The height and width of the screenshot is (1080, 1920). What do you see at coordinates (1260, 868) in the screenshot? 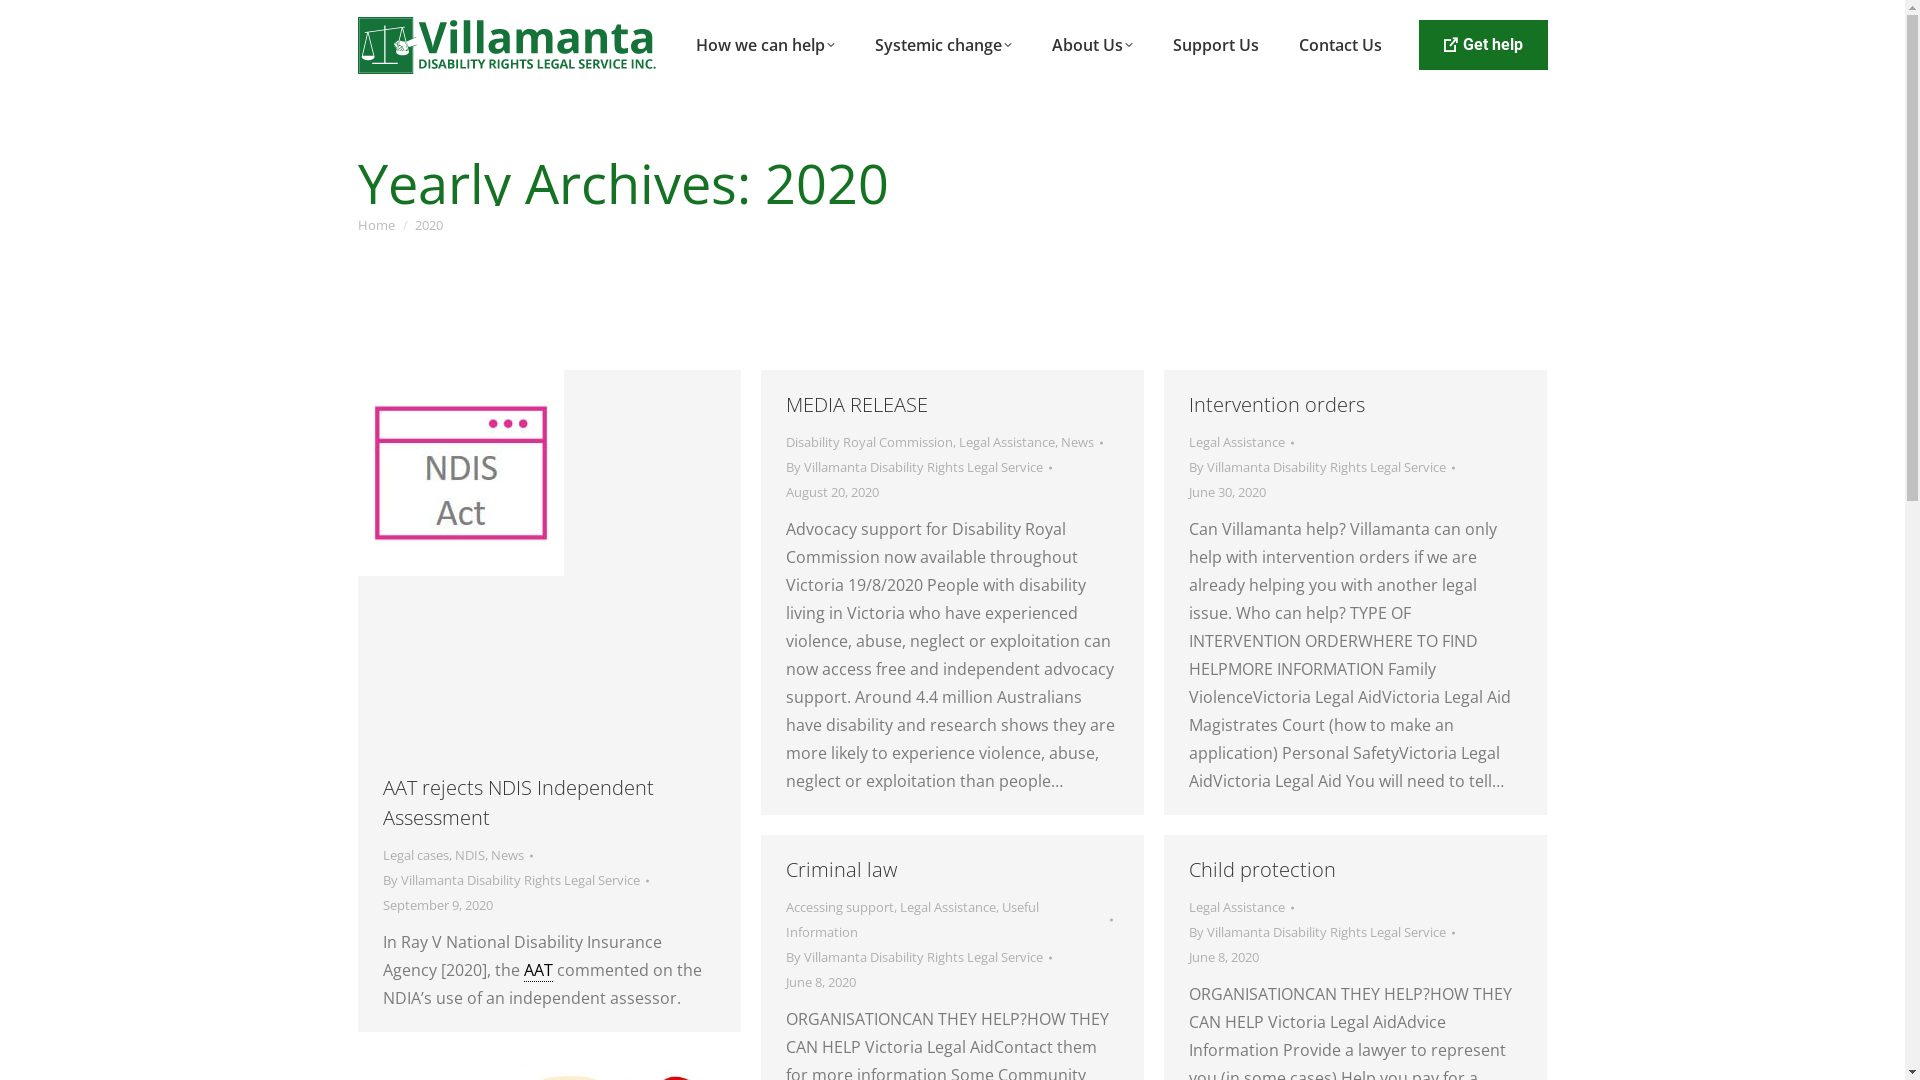
I see `'Child protection'` at bounding box center [1260, 868].